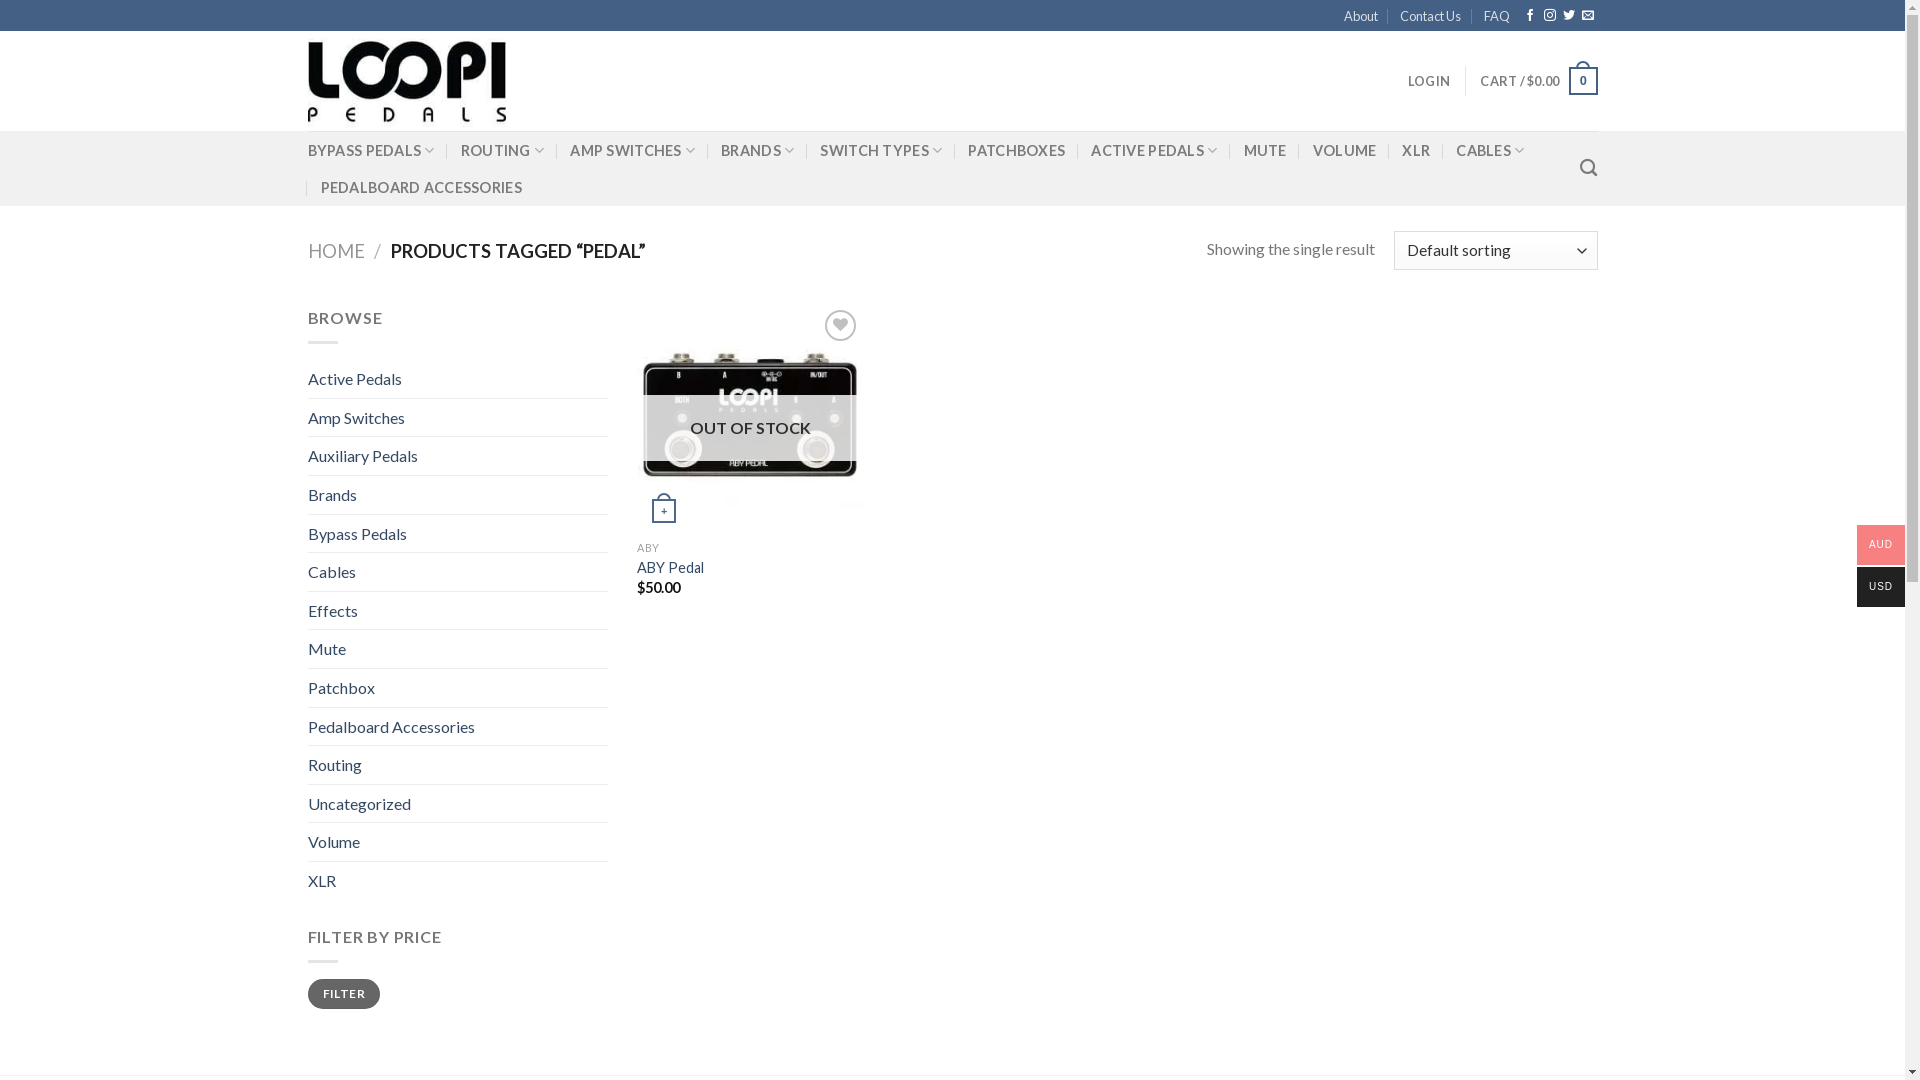 The height and width of the screenshot is (1080, 1920). Describe the element at coordinates (1429, 15) in the screenshot. I see `'Contact Us'` at that location.